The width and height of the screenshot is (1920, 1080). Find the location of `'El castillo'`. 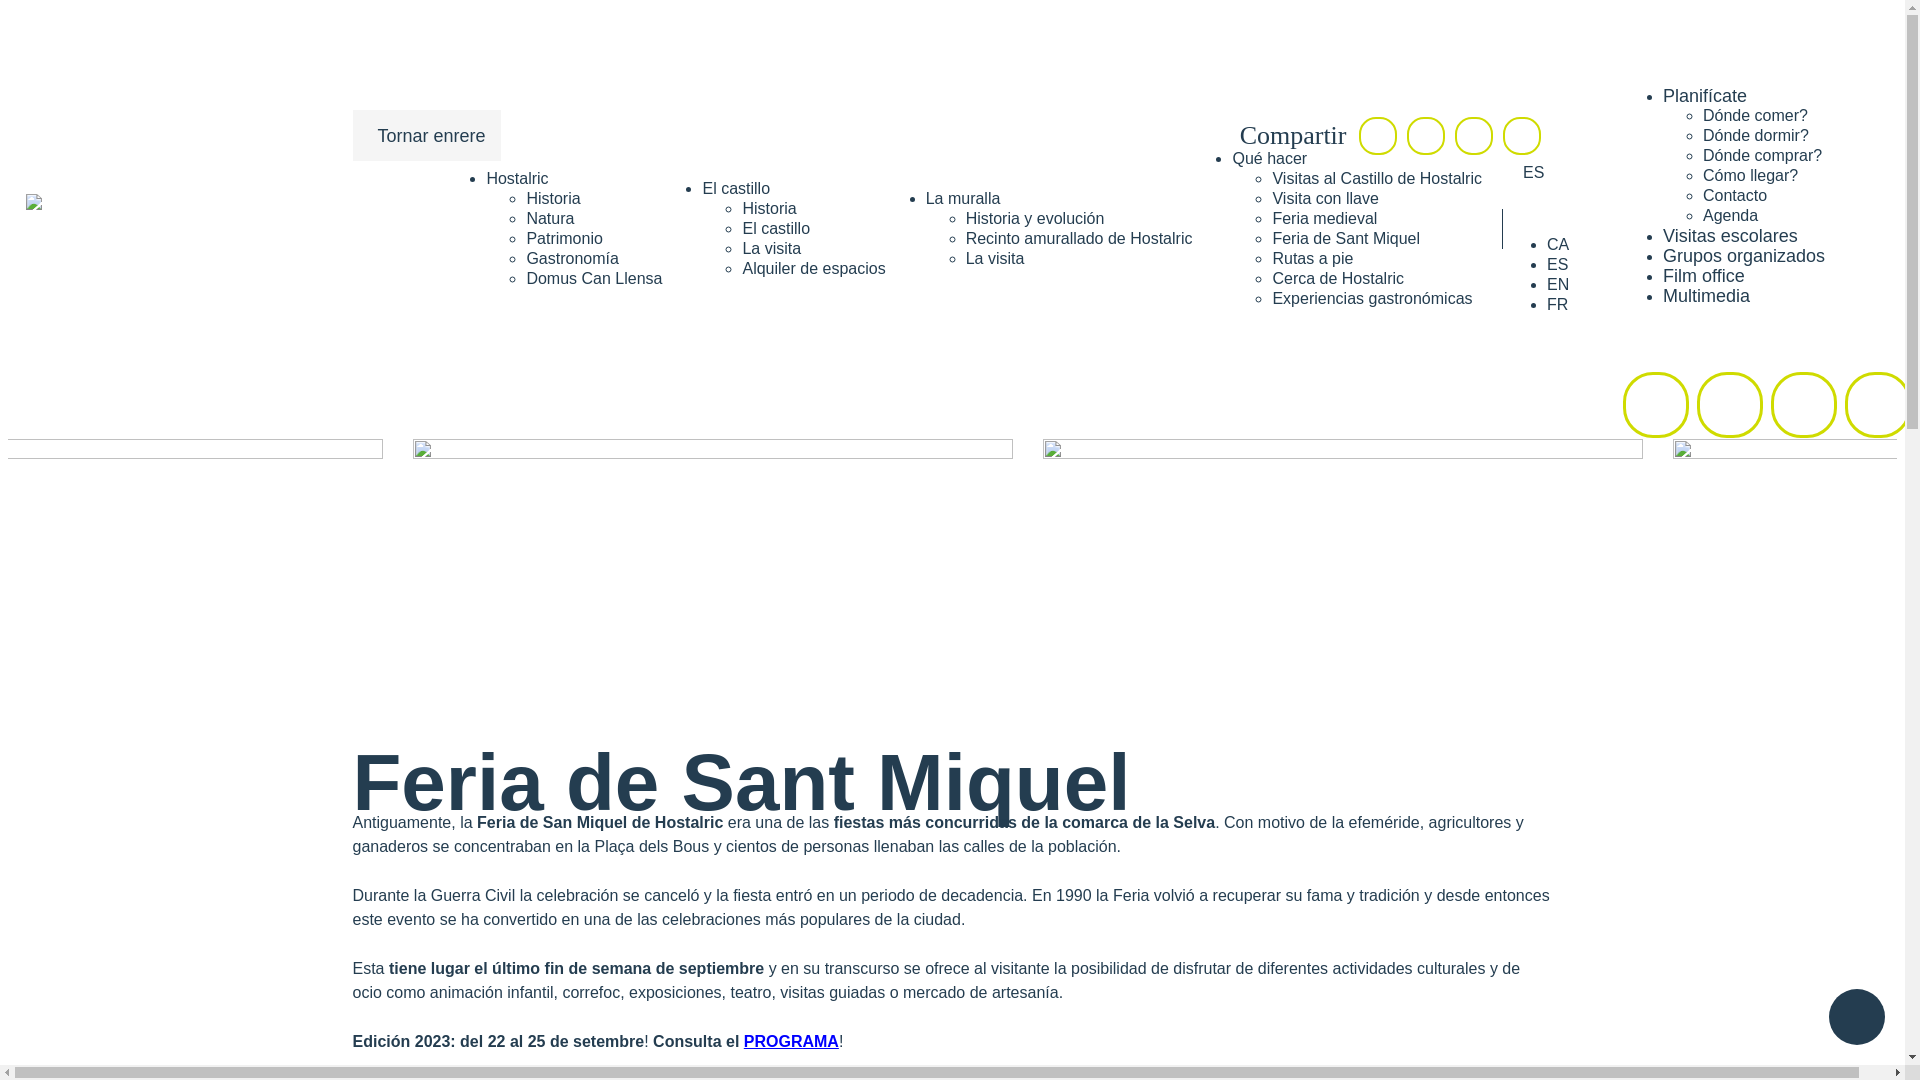

'El castillo' is located at coordinates (775, 227).